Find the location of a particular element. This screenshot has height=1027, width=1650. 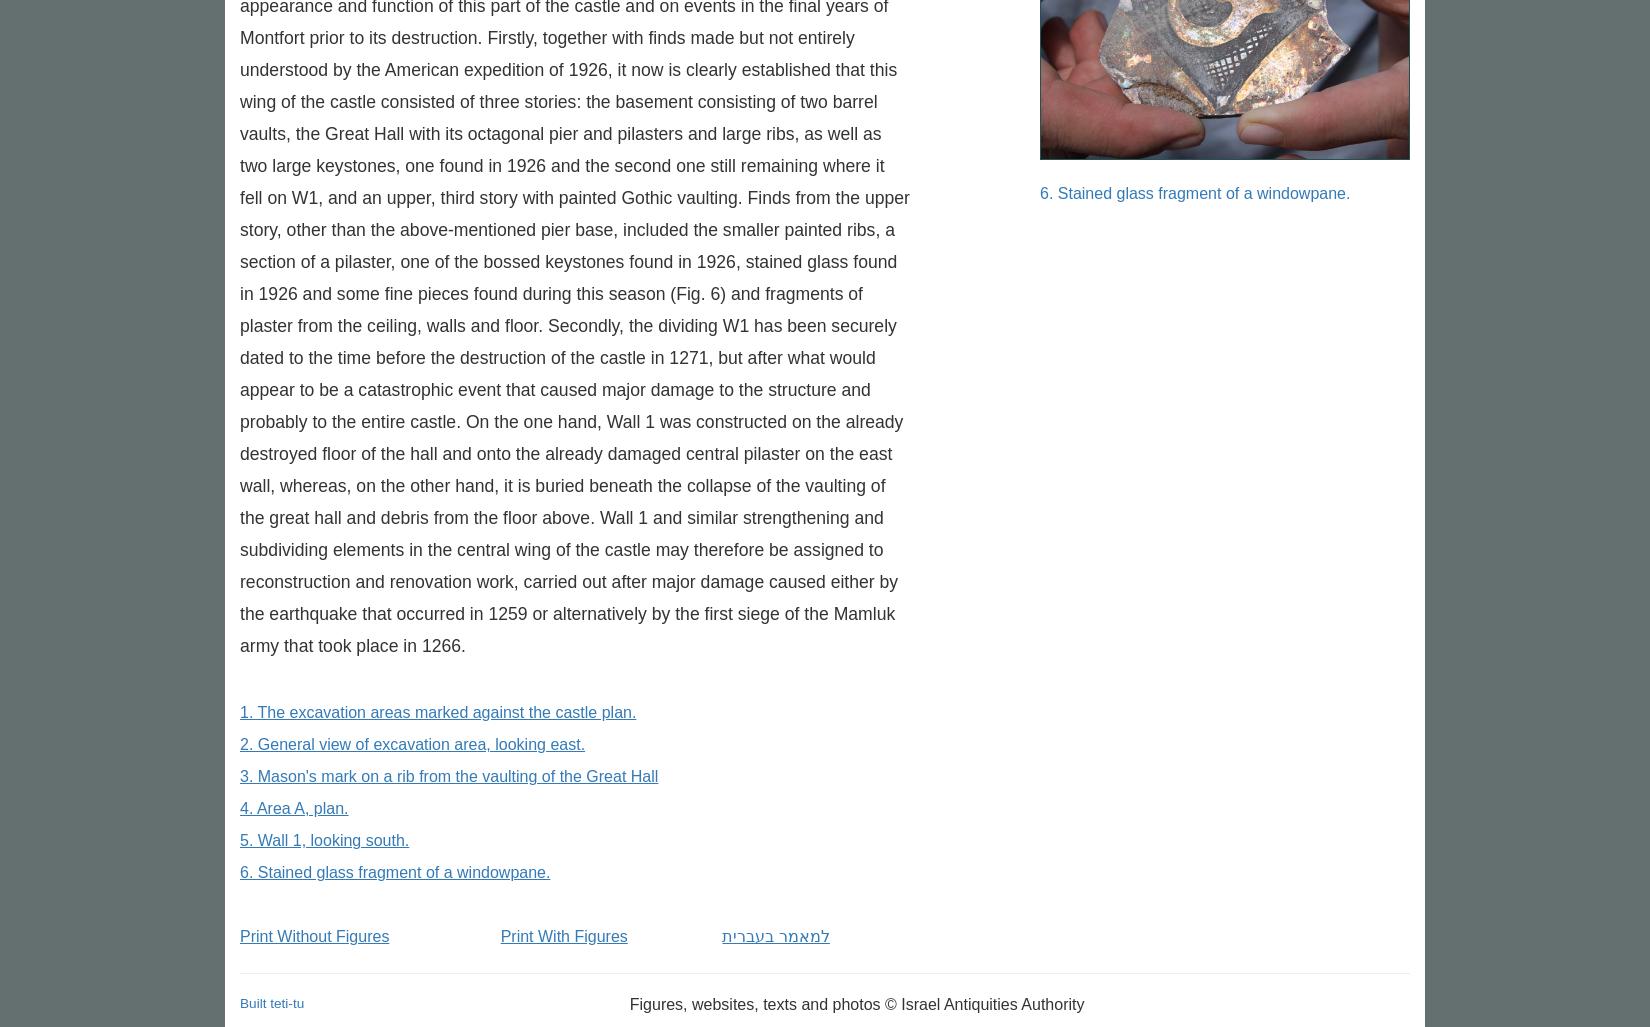

'Print Without Figures' is located at coordinates (314, 936).